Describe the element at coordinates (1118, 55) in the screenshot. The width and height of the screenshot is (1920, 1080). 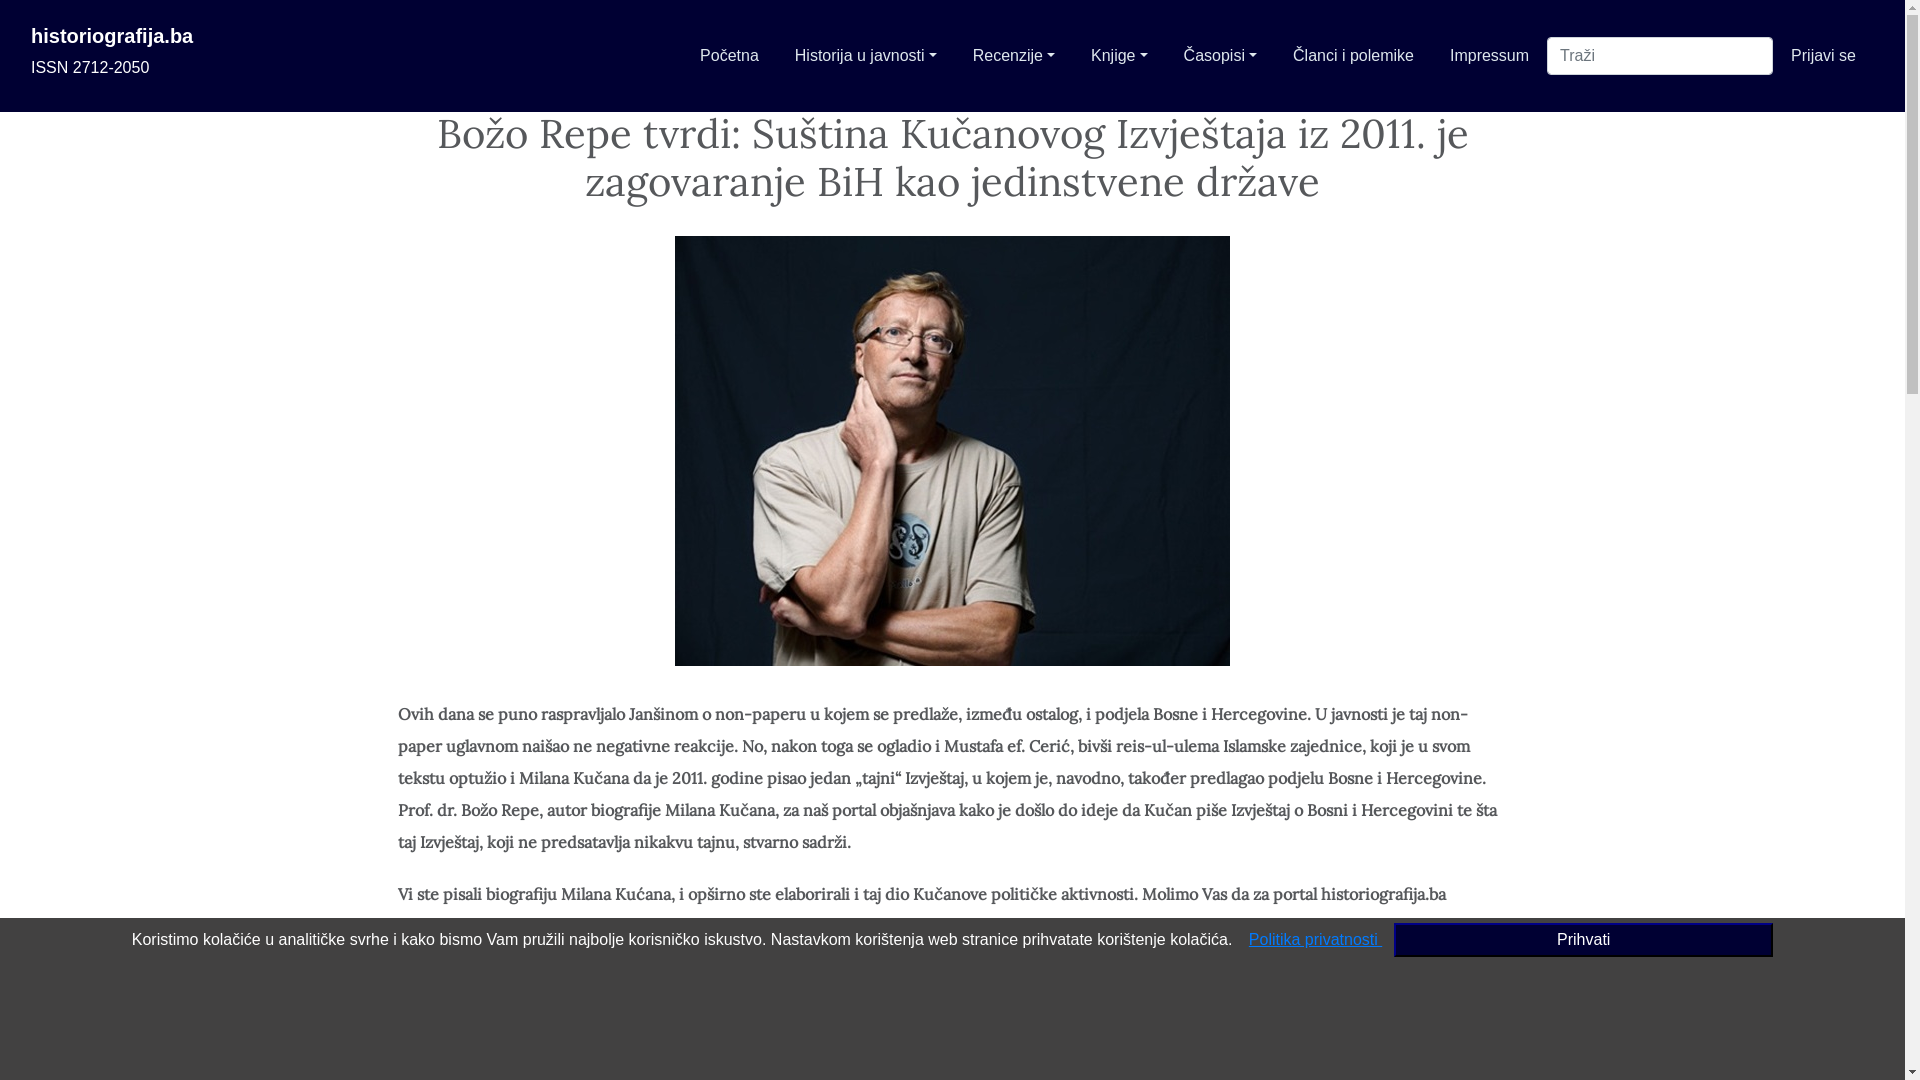
I see `'Knjige'` at that location.